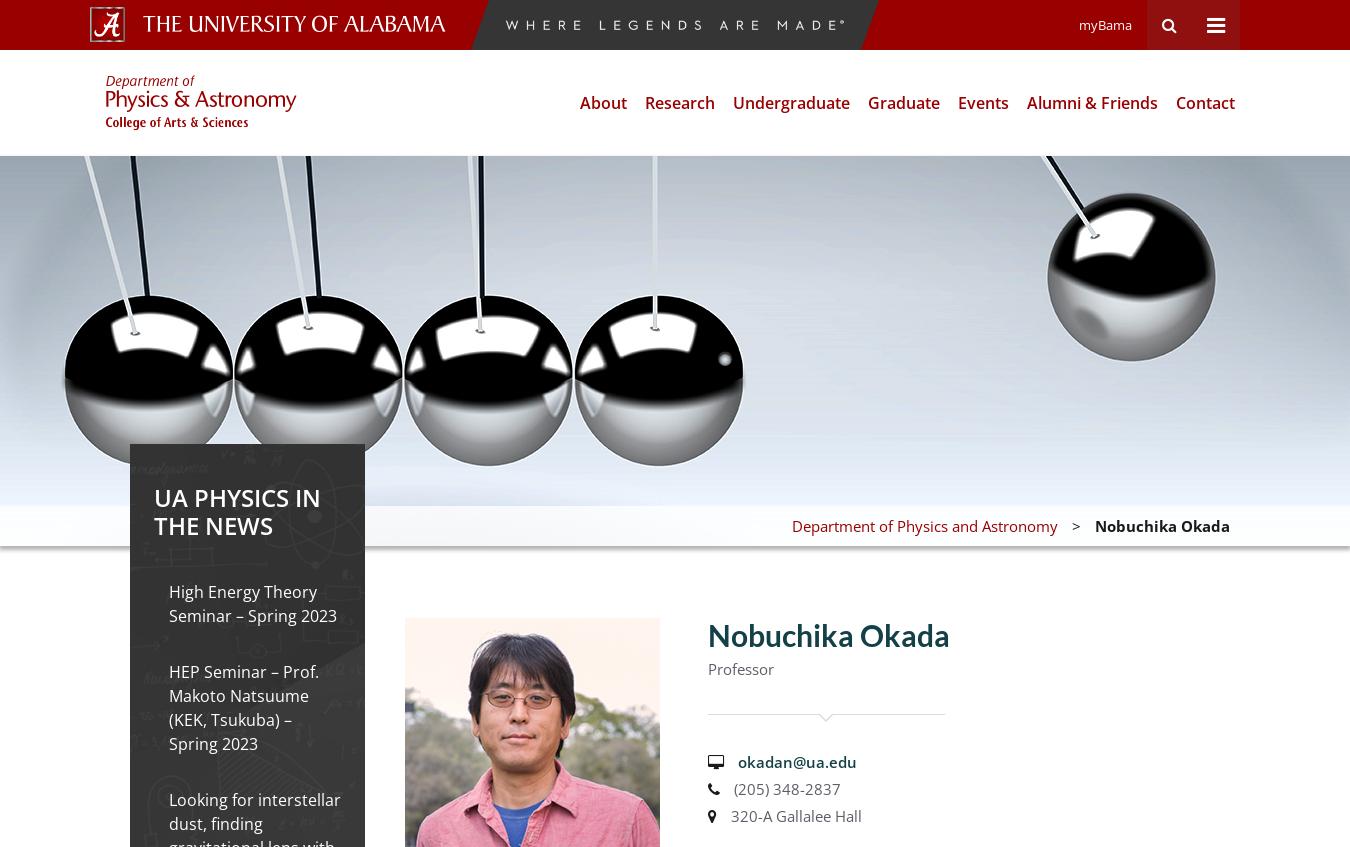 This screenshot has width=1350, height=847. I want to click on 'Undergraduate', so click(791, 102).